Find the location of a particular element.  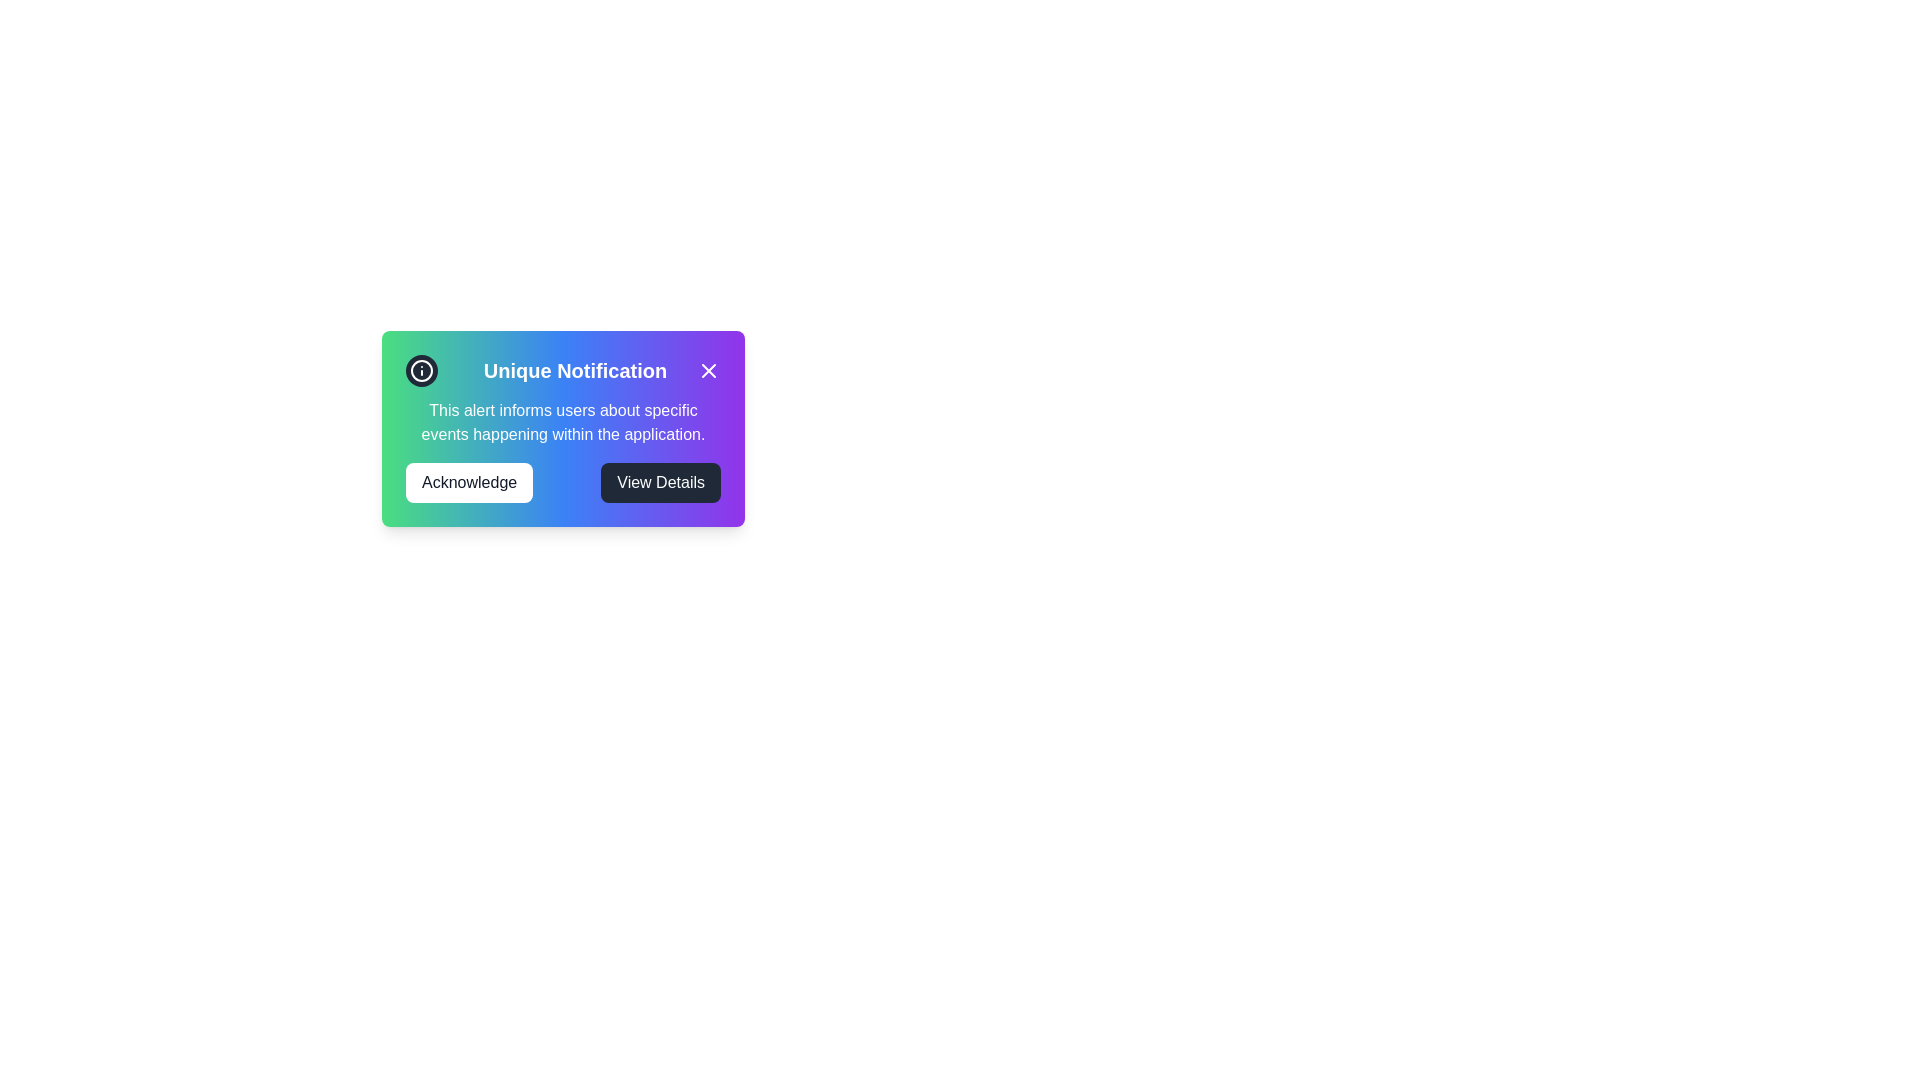

the notification icon to inspect it is located at coordinates (421, 370).